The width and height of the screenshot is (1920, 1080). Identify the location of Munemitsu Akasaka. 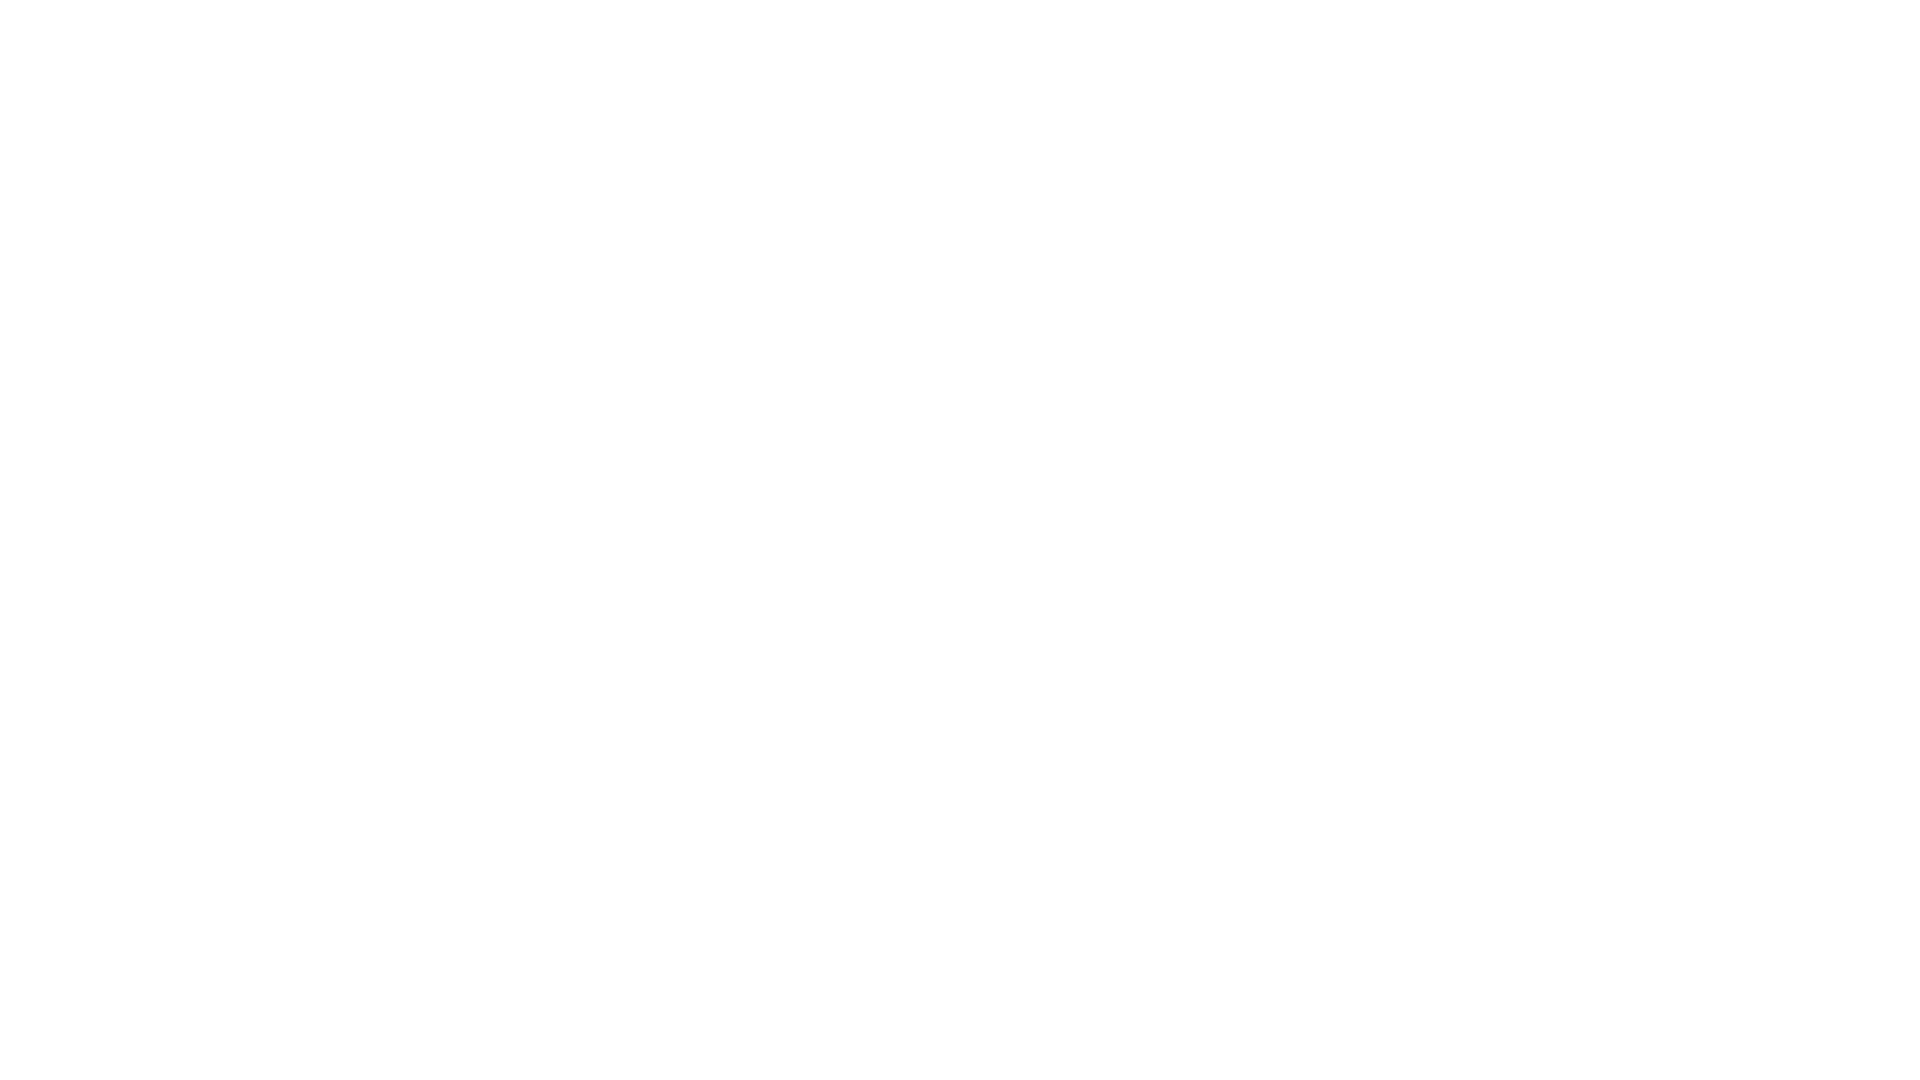
(533, 229).